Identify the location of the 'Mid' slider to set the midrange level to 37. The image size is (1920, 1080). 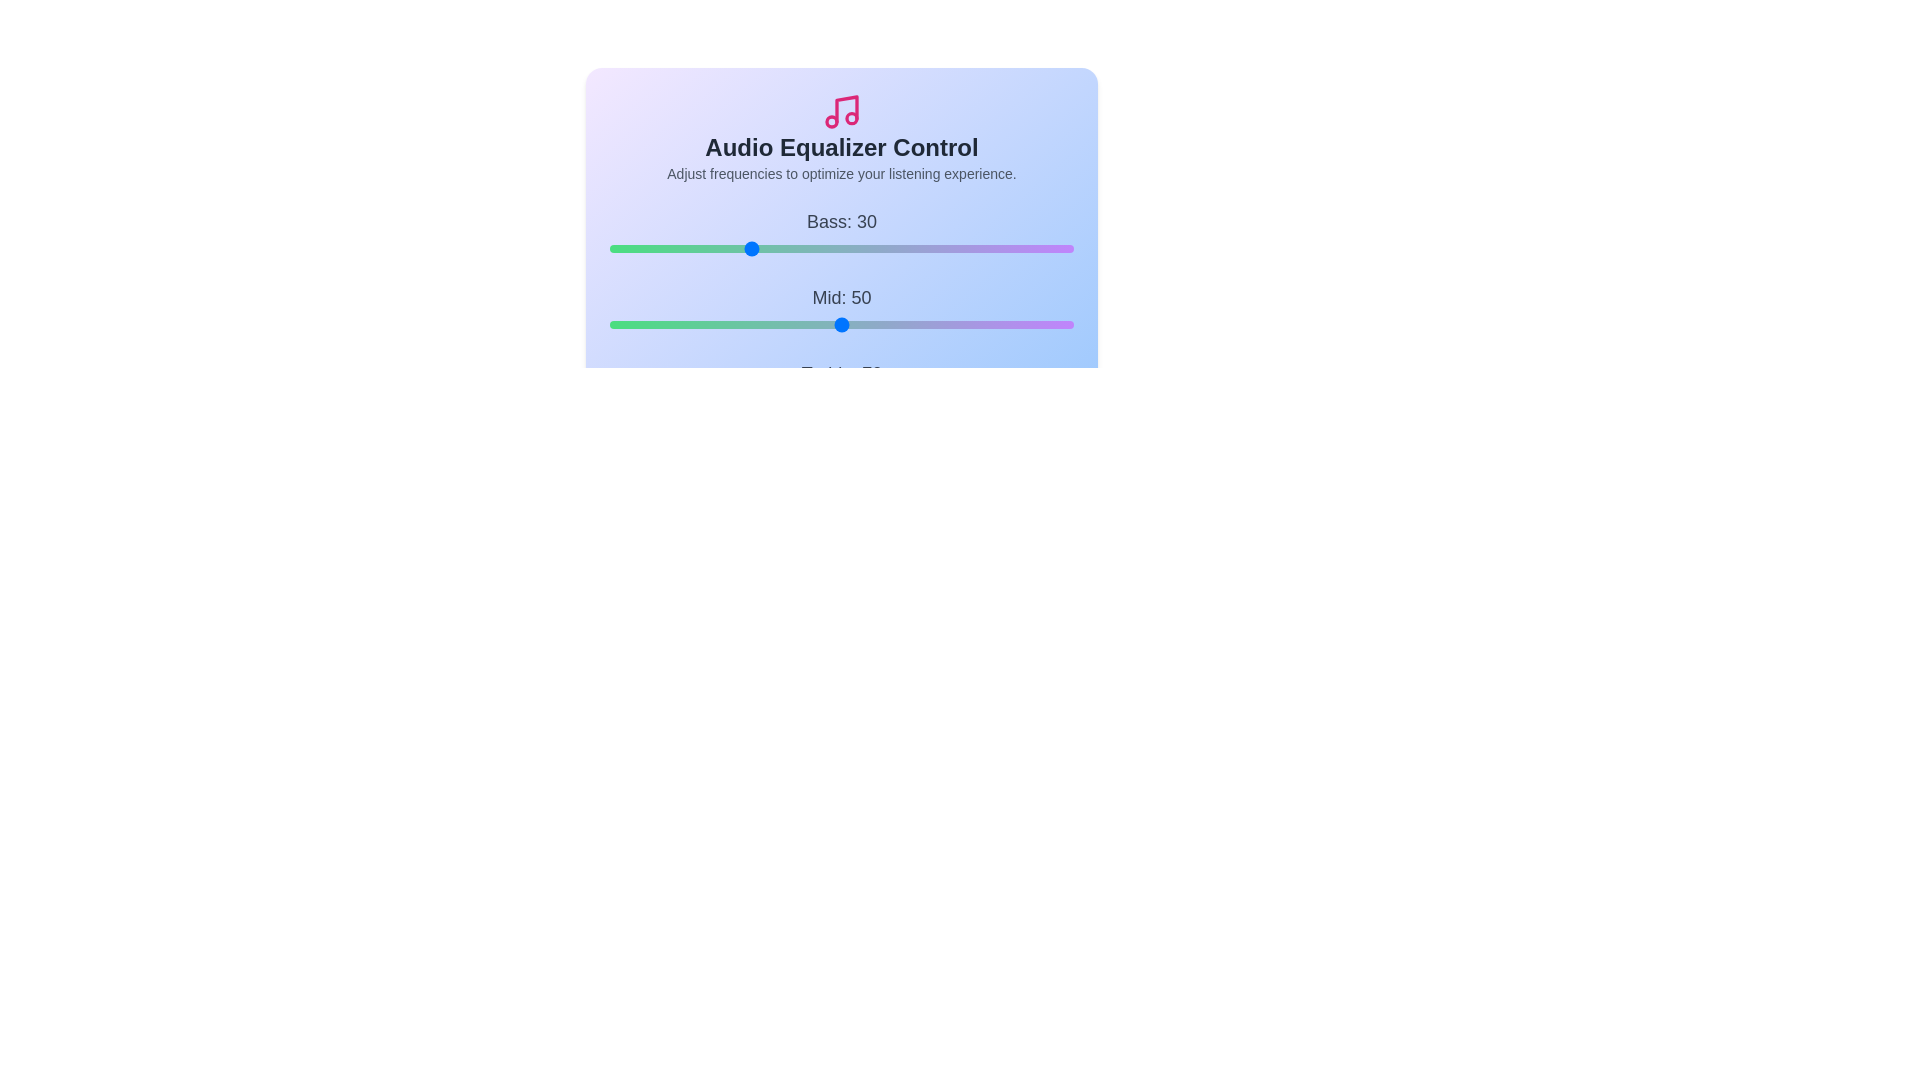
(780, 323).